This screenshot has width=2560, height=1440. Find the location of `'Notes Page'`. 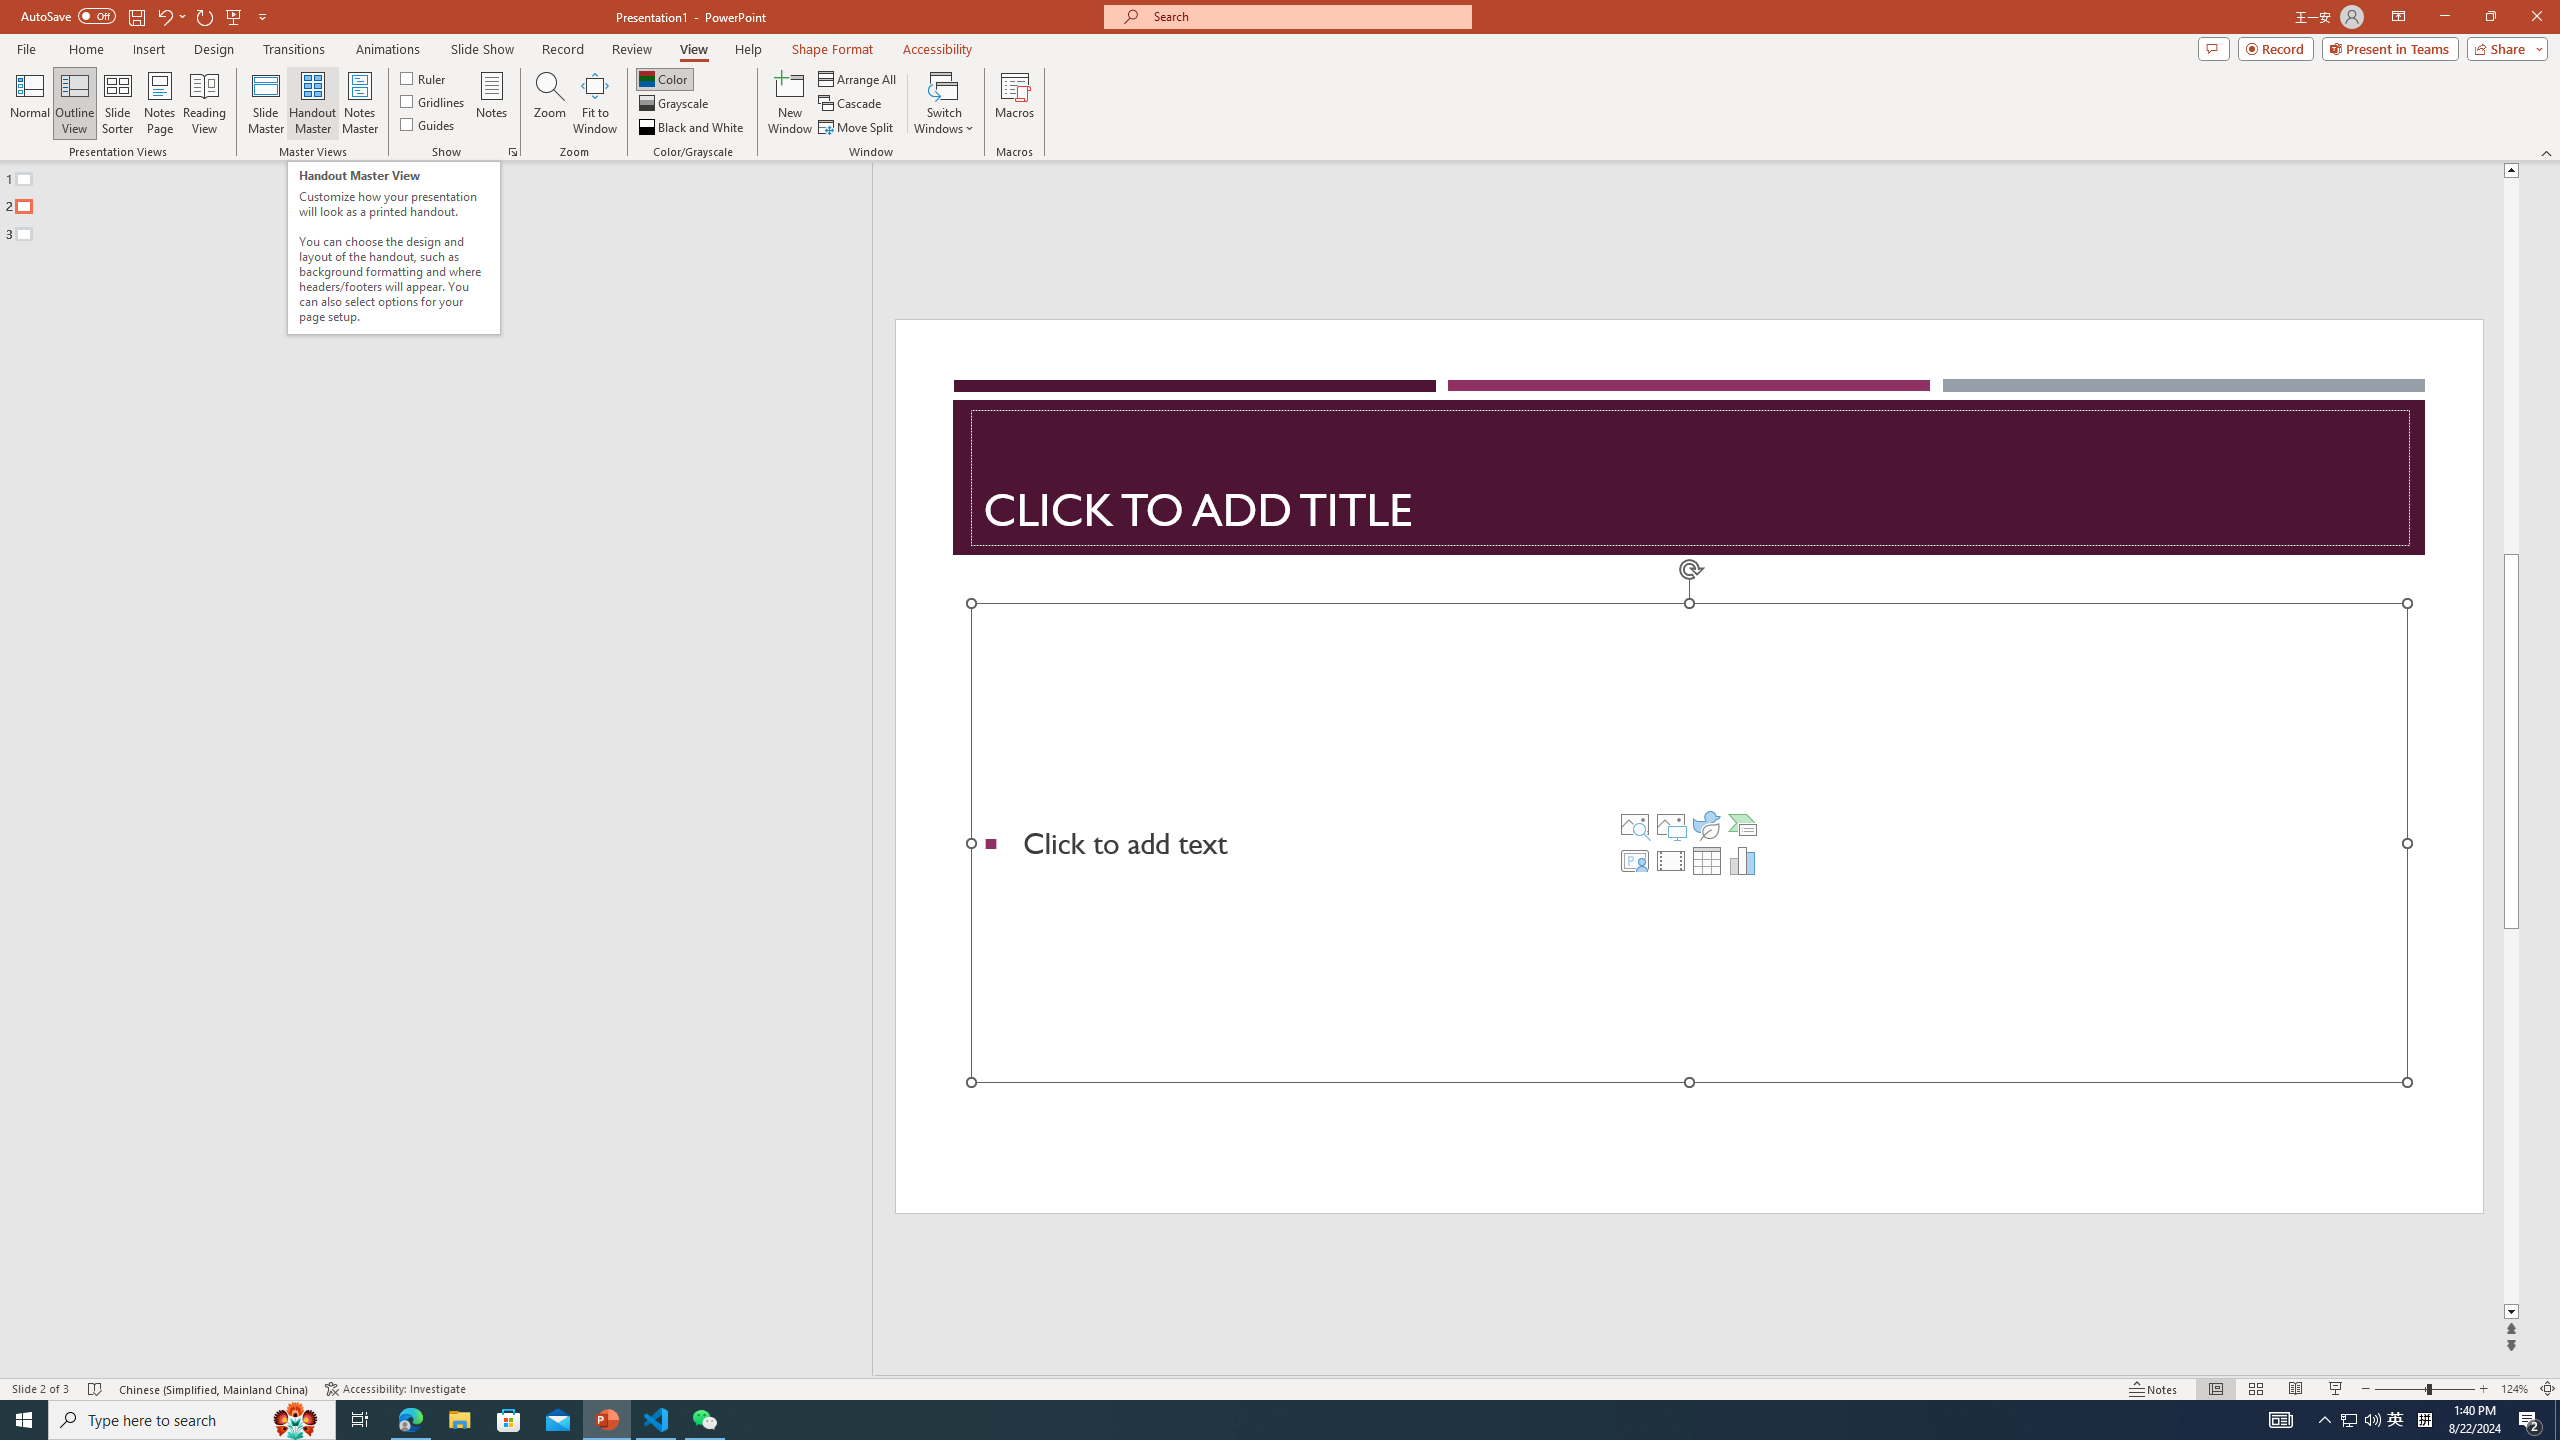

'Notes Page' is located at coordinates (159, 103).